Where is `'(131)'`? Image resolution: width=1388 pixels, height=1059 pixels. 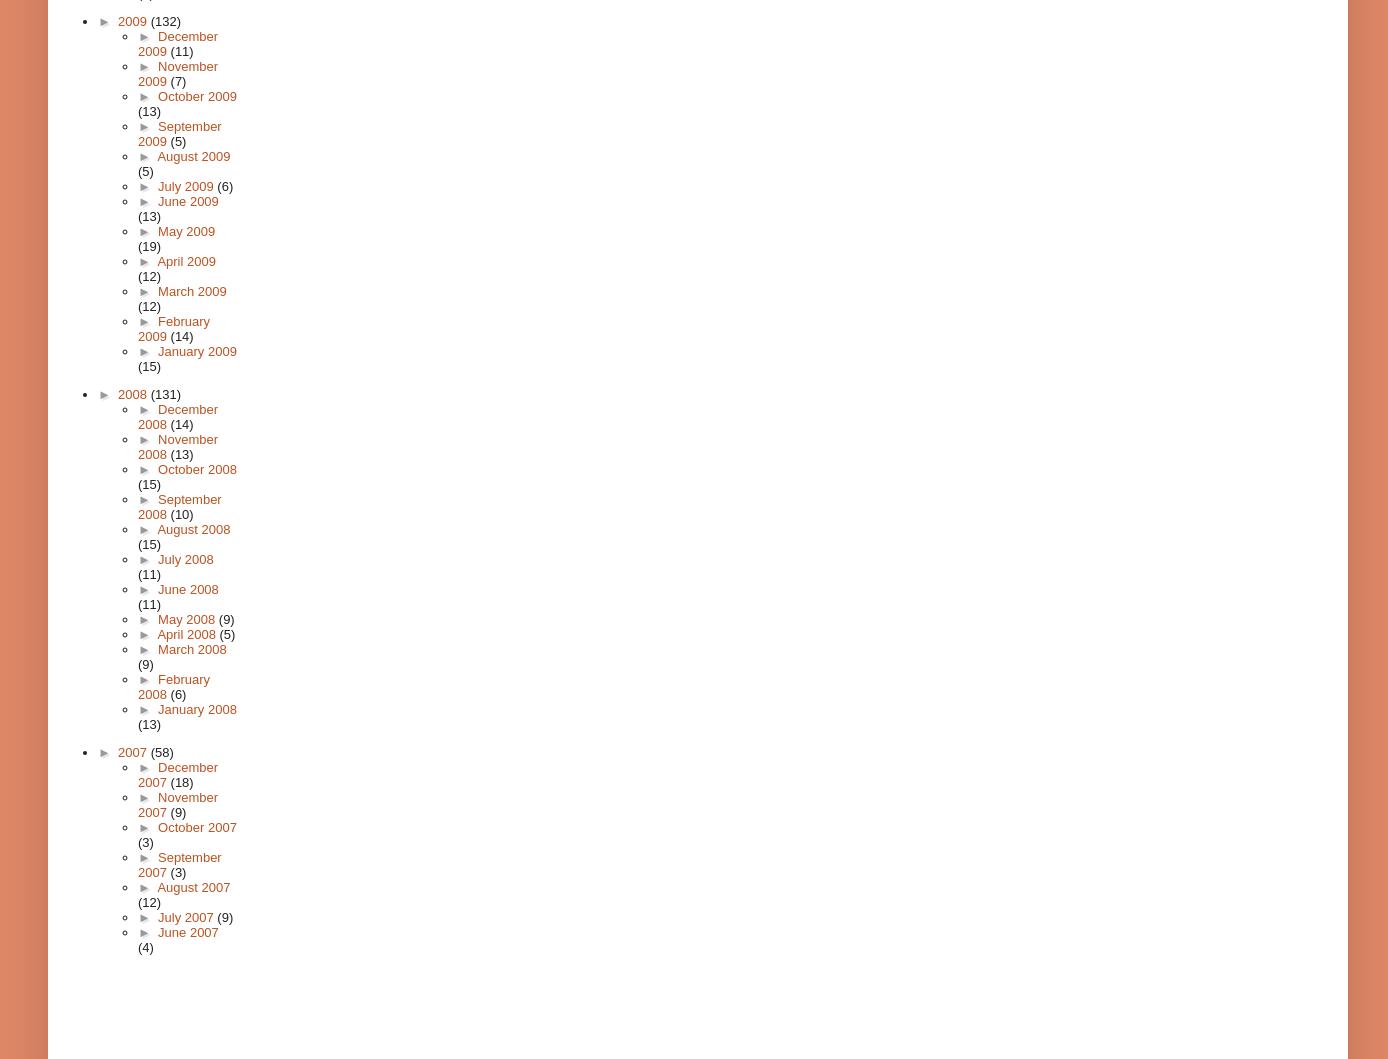
'(131)' is located at coordinates (165, 393).